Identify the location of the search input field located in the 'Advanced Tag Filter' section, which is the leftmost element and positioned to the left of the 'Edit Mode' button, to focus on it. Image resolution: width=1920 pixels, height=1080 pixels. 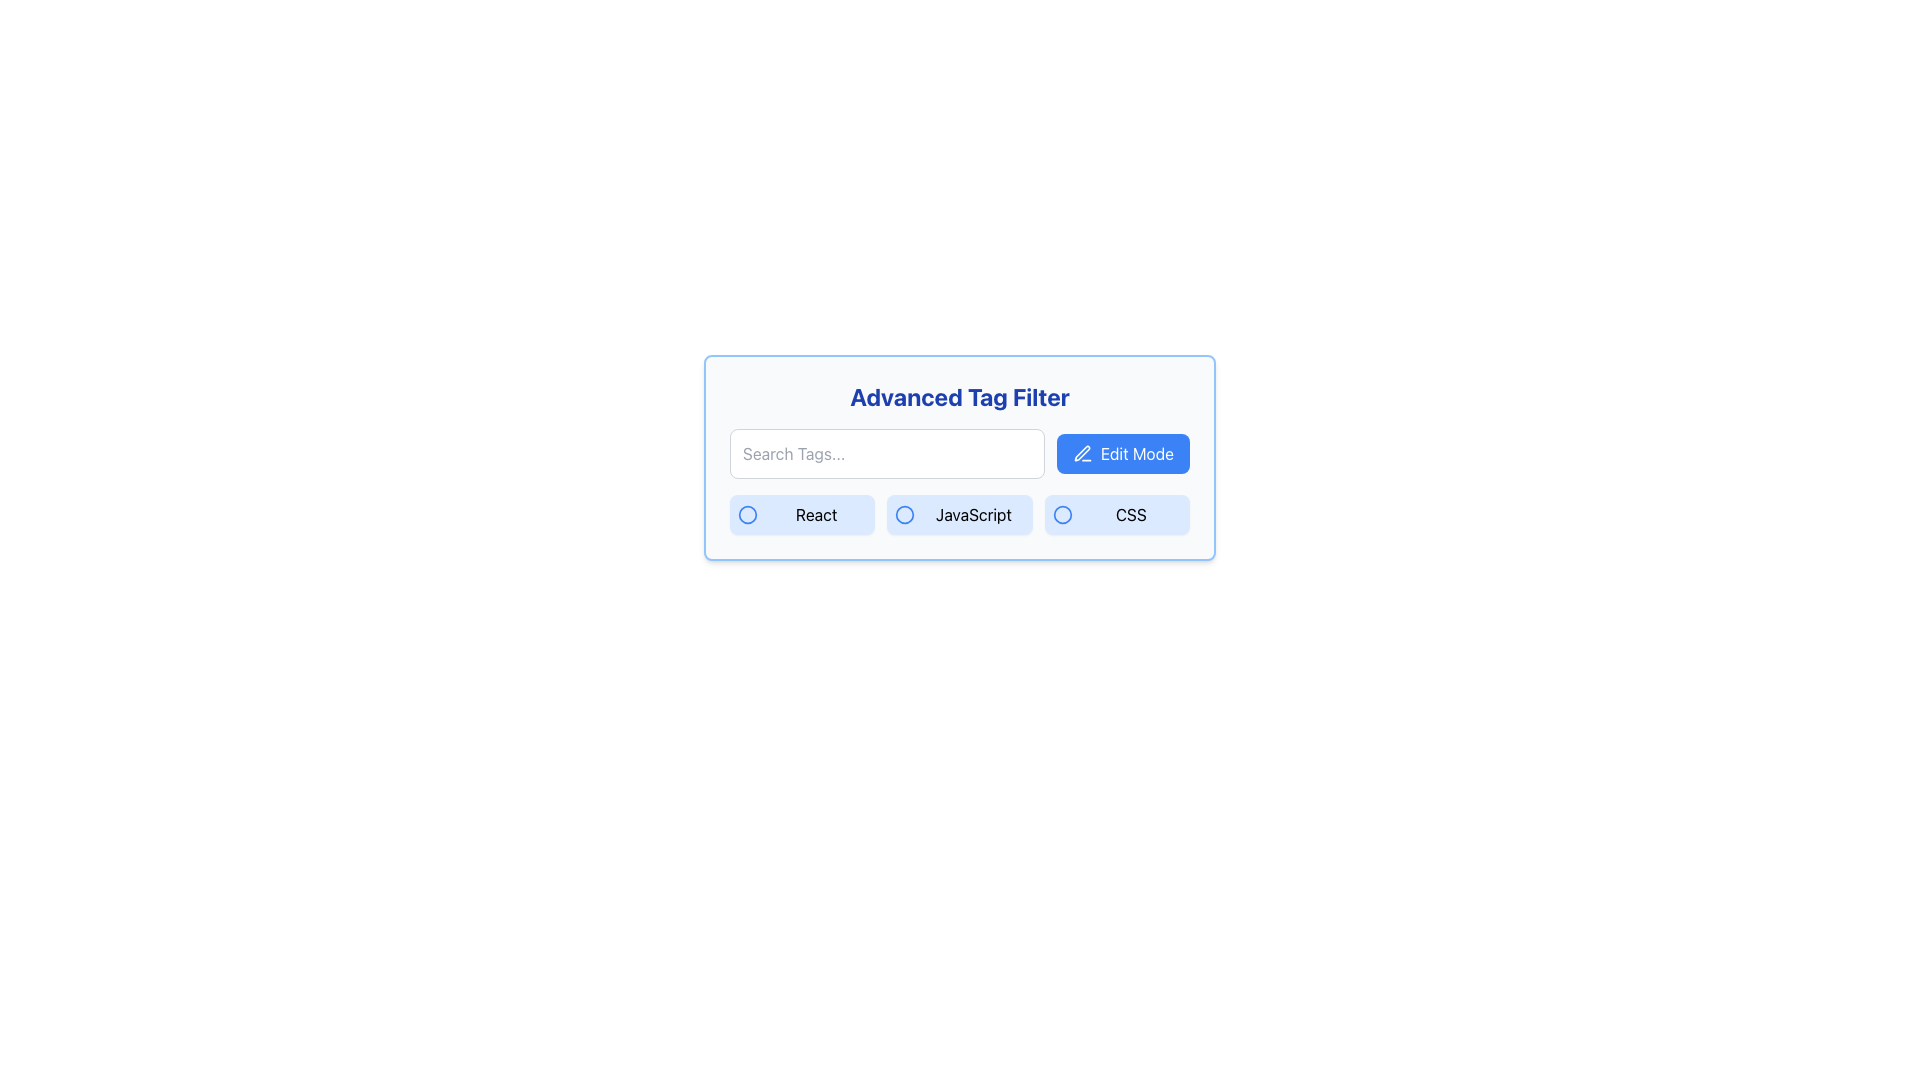
(886, 454).